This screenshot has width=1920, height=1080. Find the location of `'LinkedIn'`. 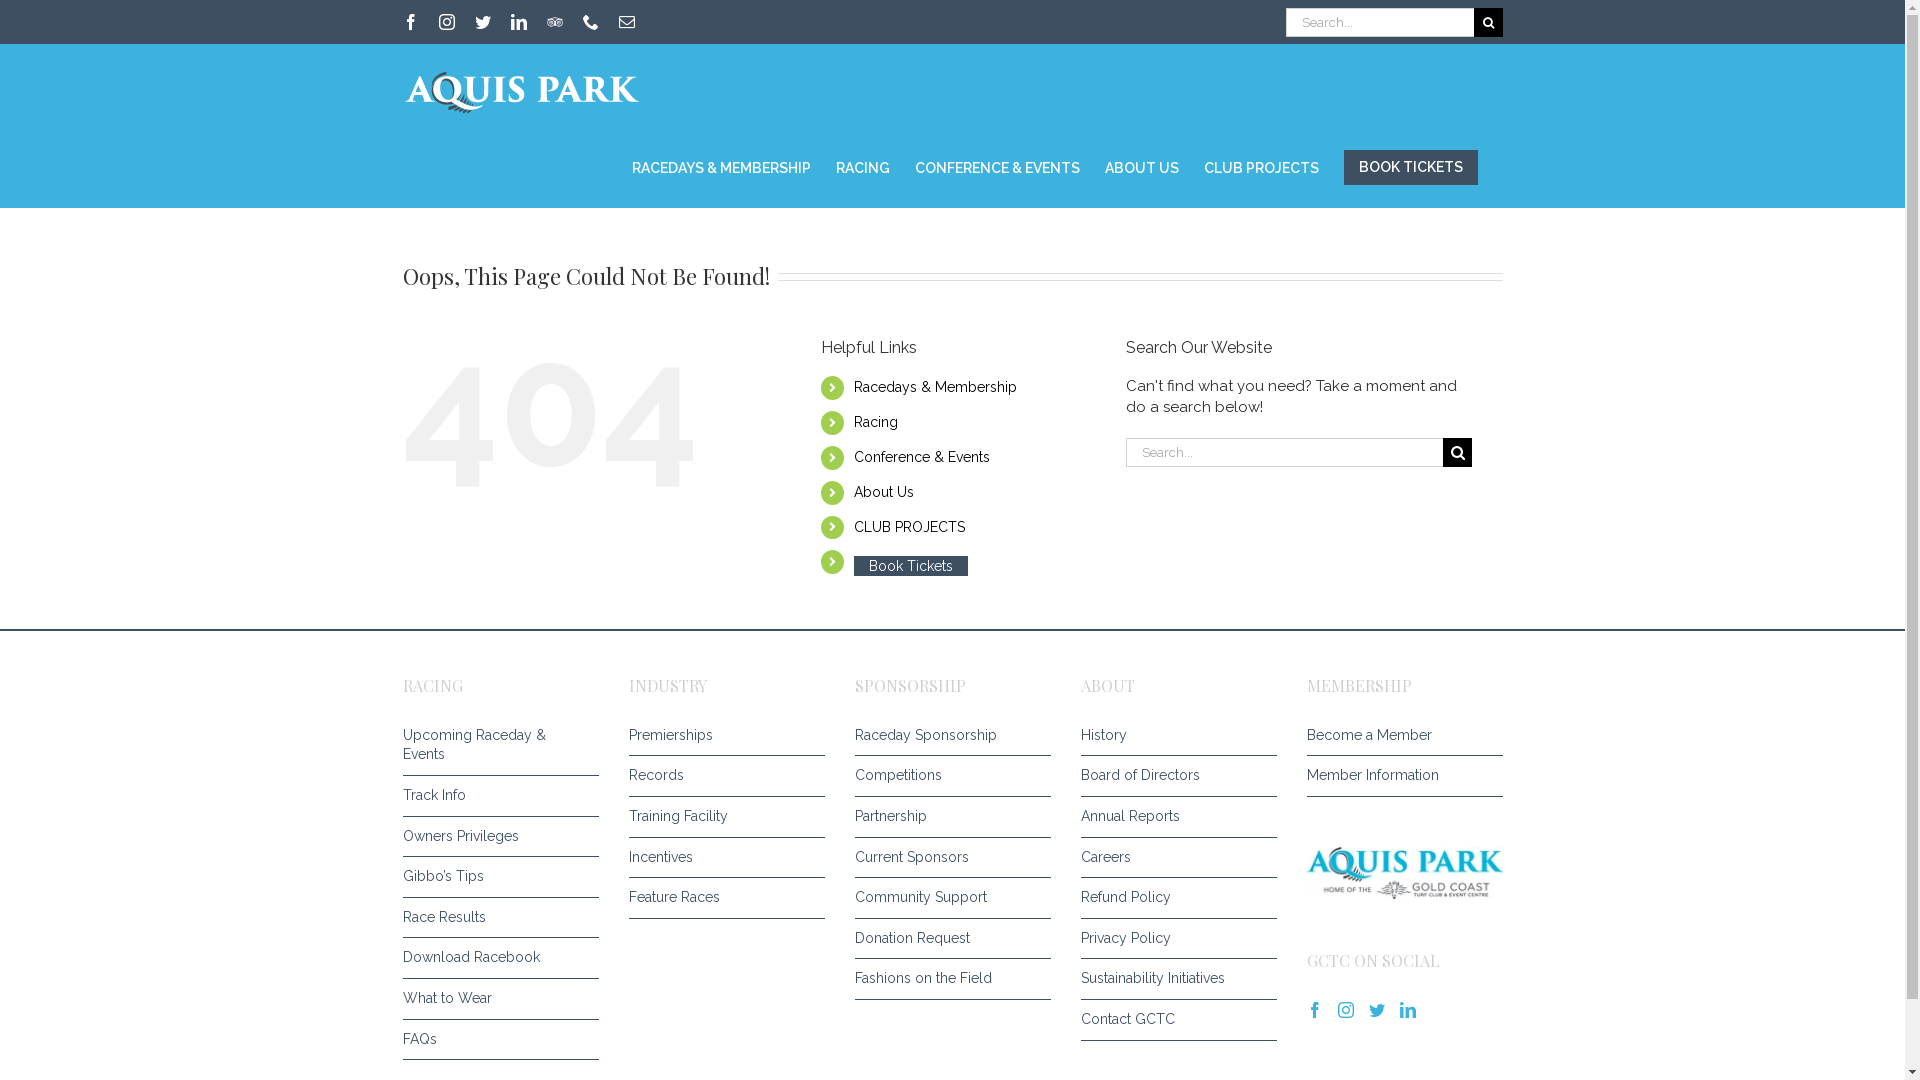

'LinkedIn' is located at coordinates (518, 22).